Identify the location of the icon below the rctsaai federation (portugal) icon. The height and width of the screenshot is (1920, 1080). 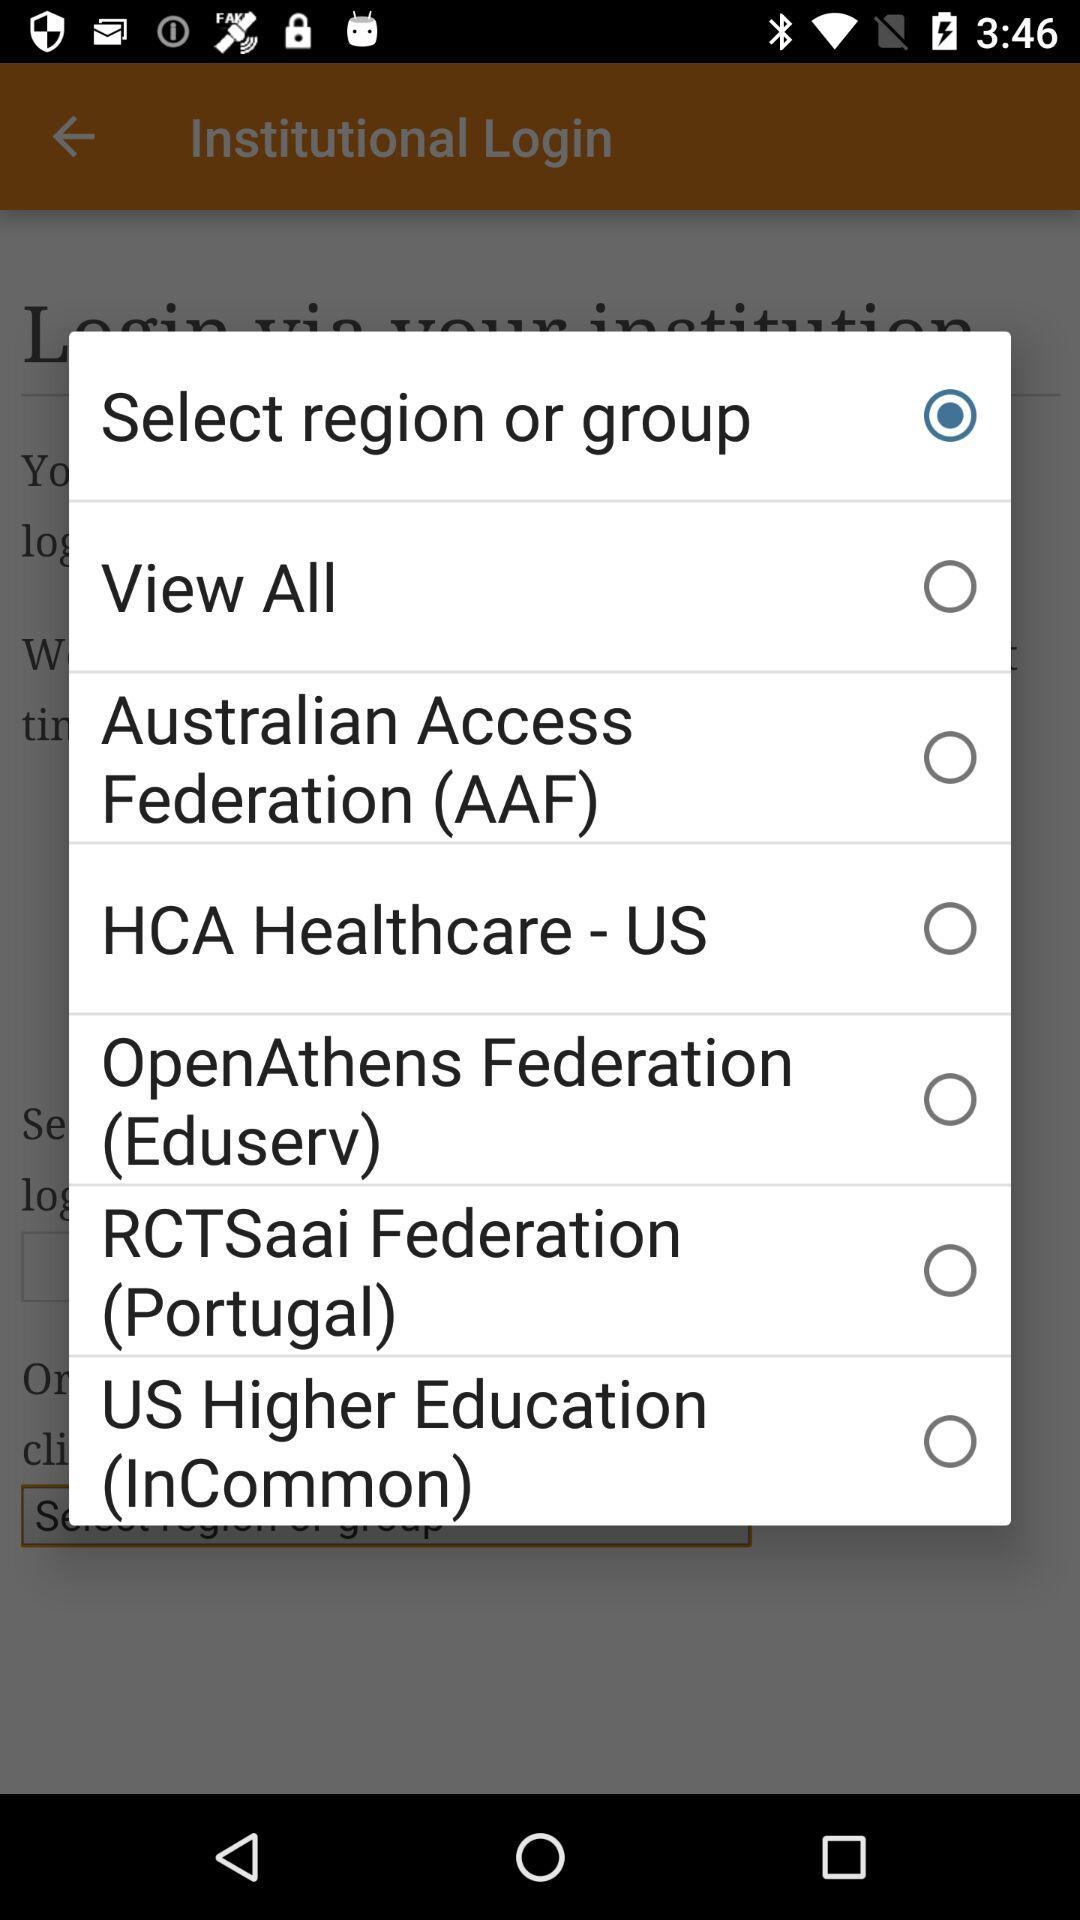
(540, 1441).